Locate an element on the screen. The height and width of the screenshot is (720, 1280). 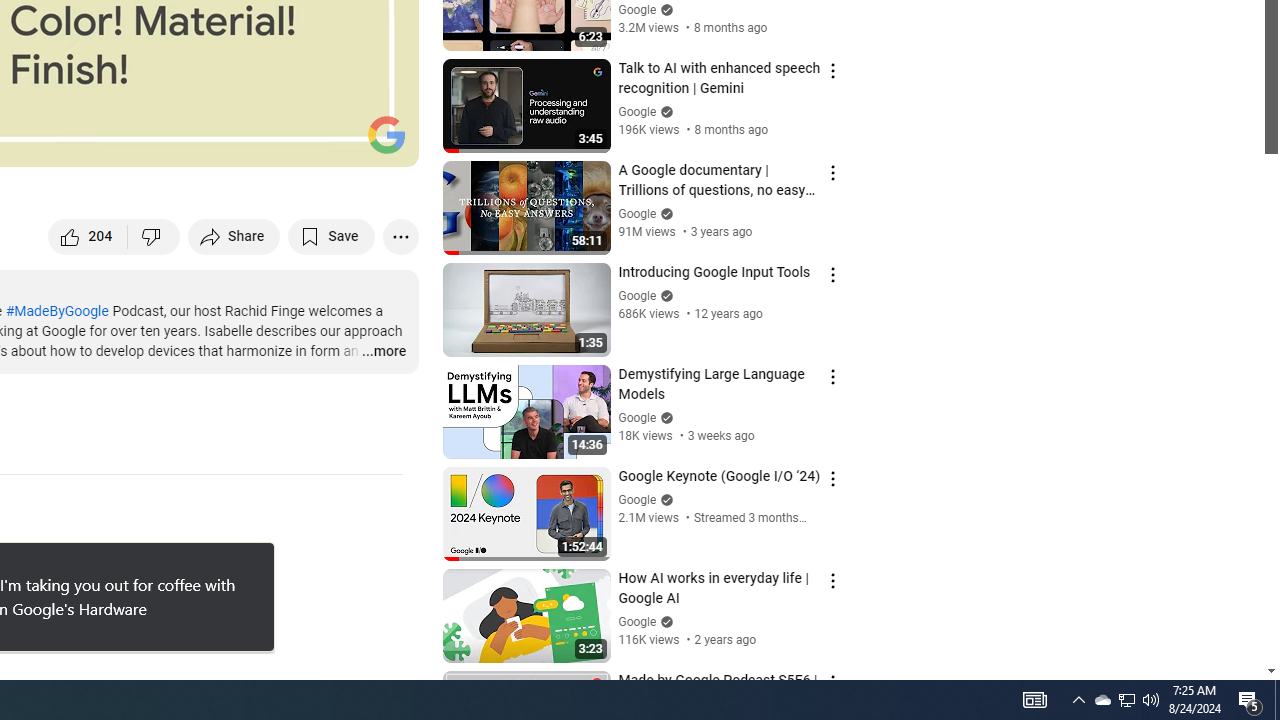
'Channel watermark' is located at coordinates (386, 135).